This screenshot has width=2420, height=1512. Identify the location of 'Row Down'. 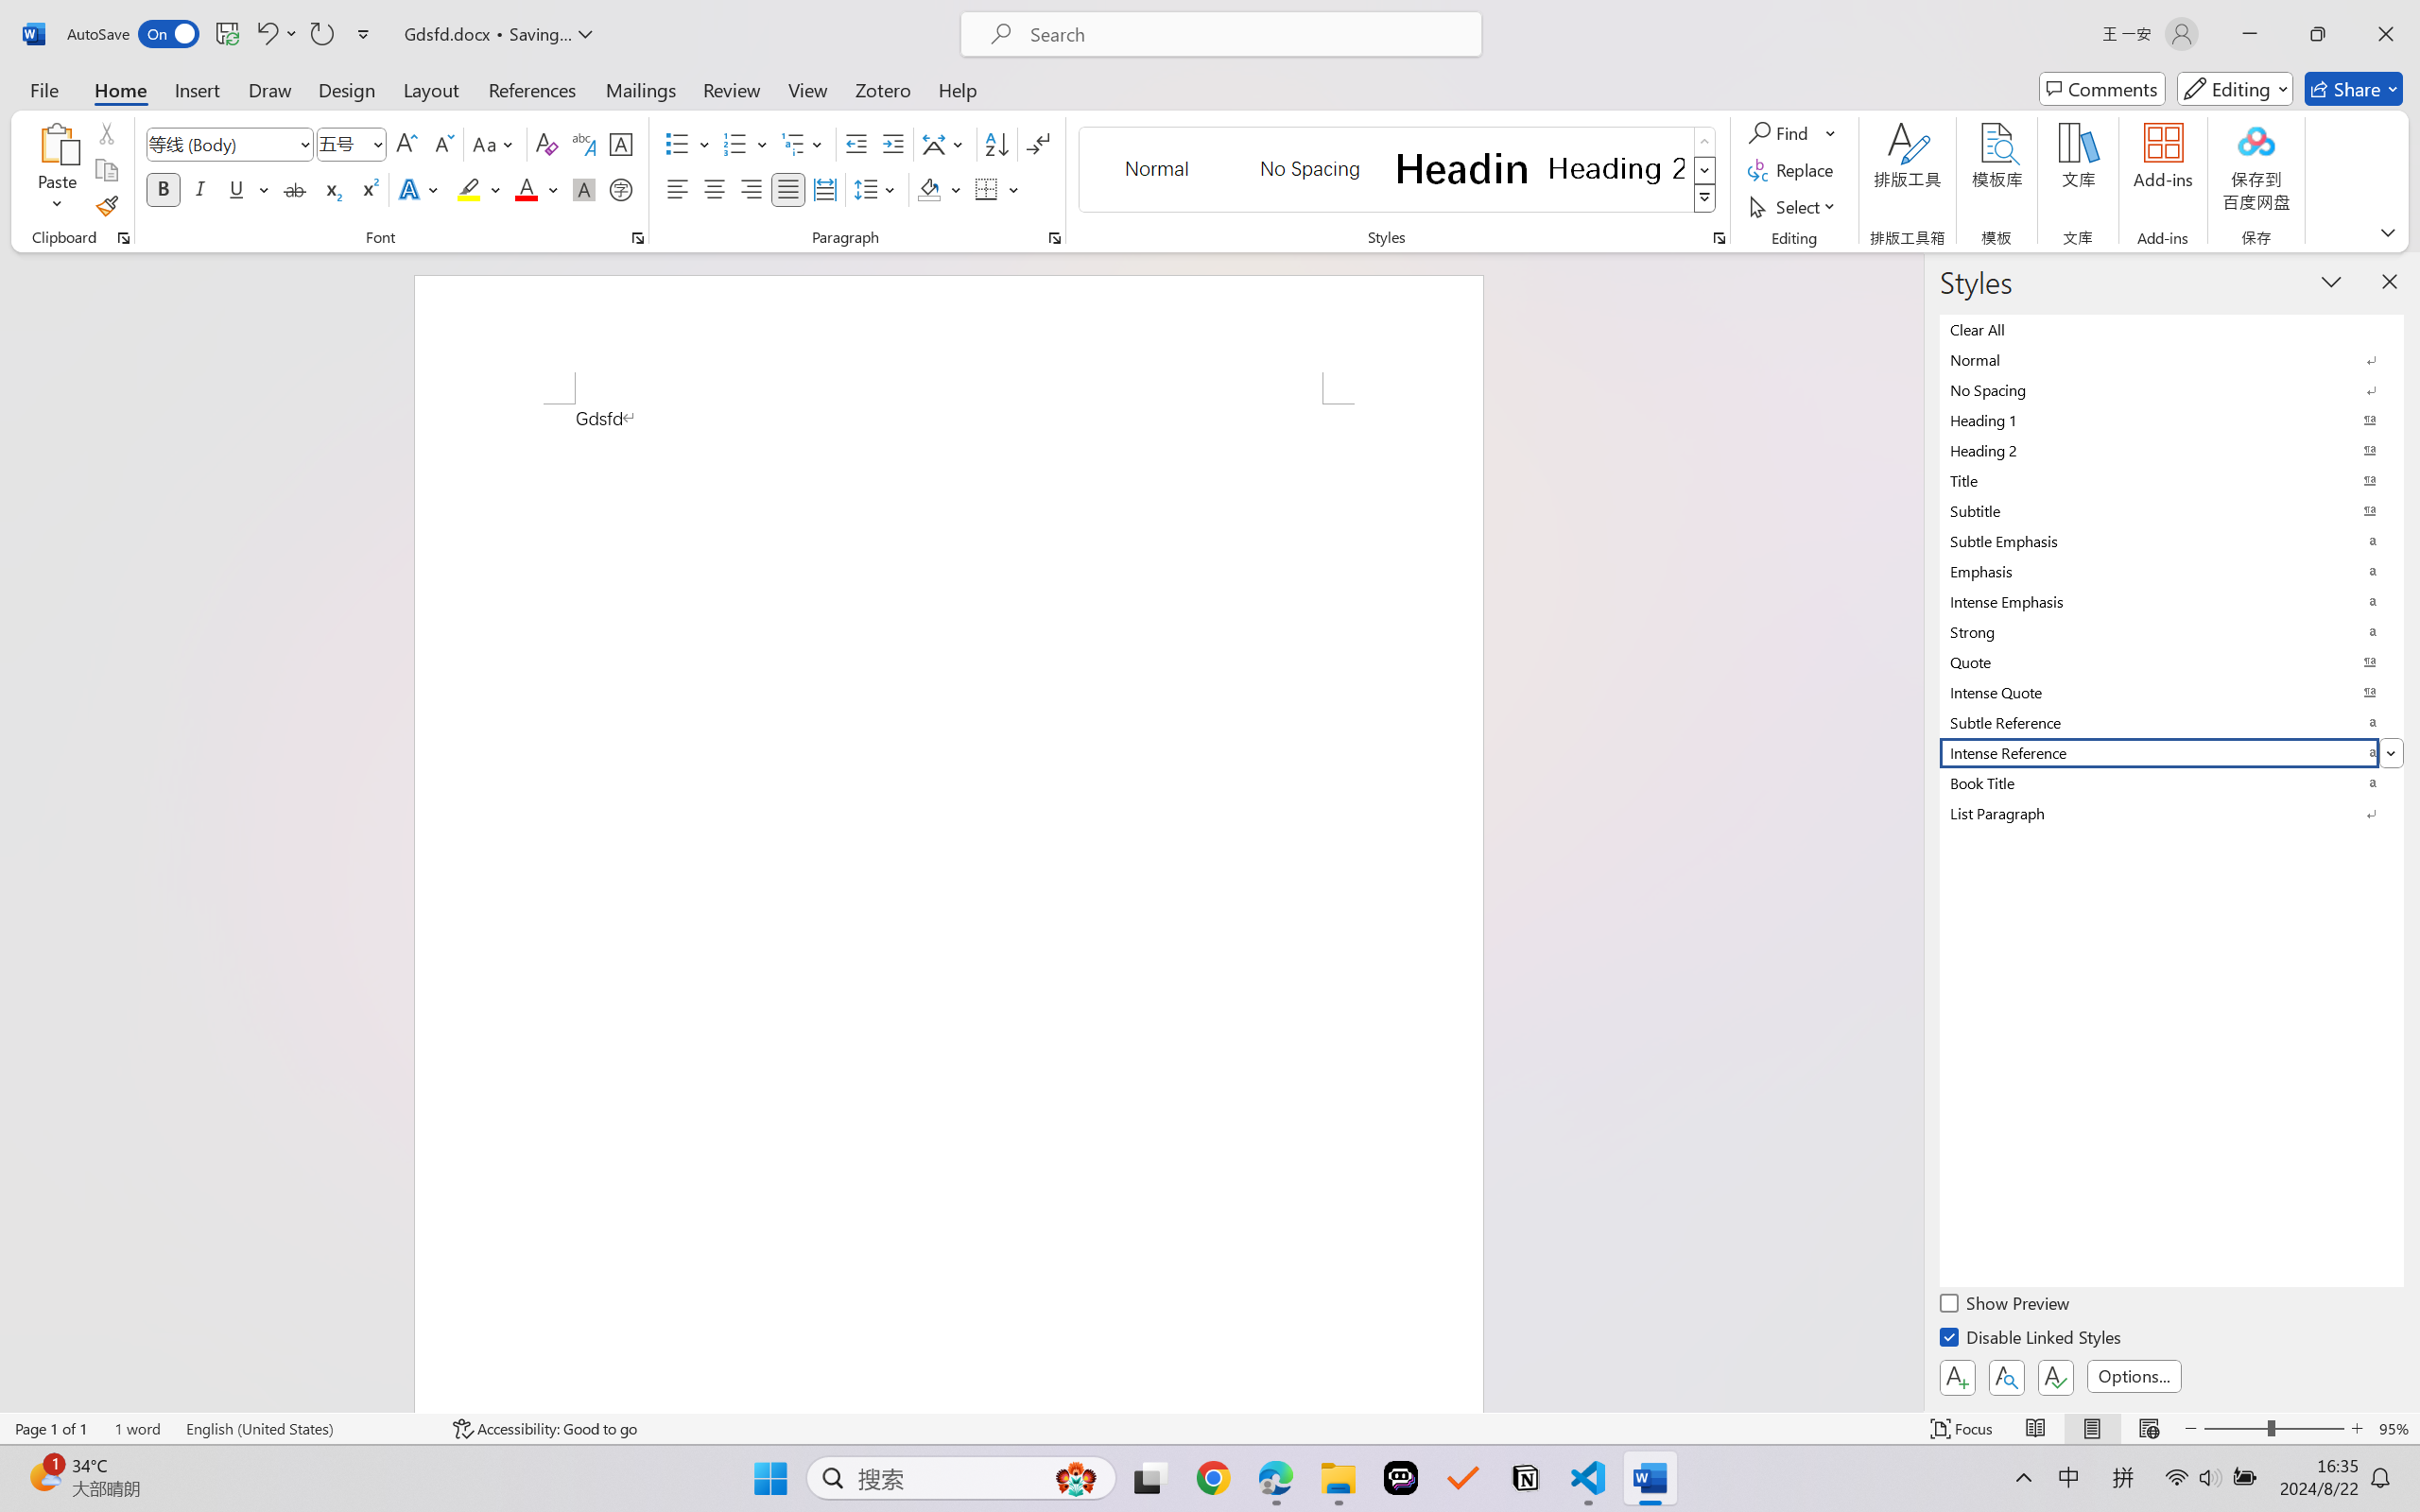
(1703, 170).